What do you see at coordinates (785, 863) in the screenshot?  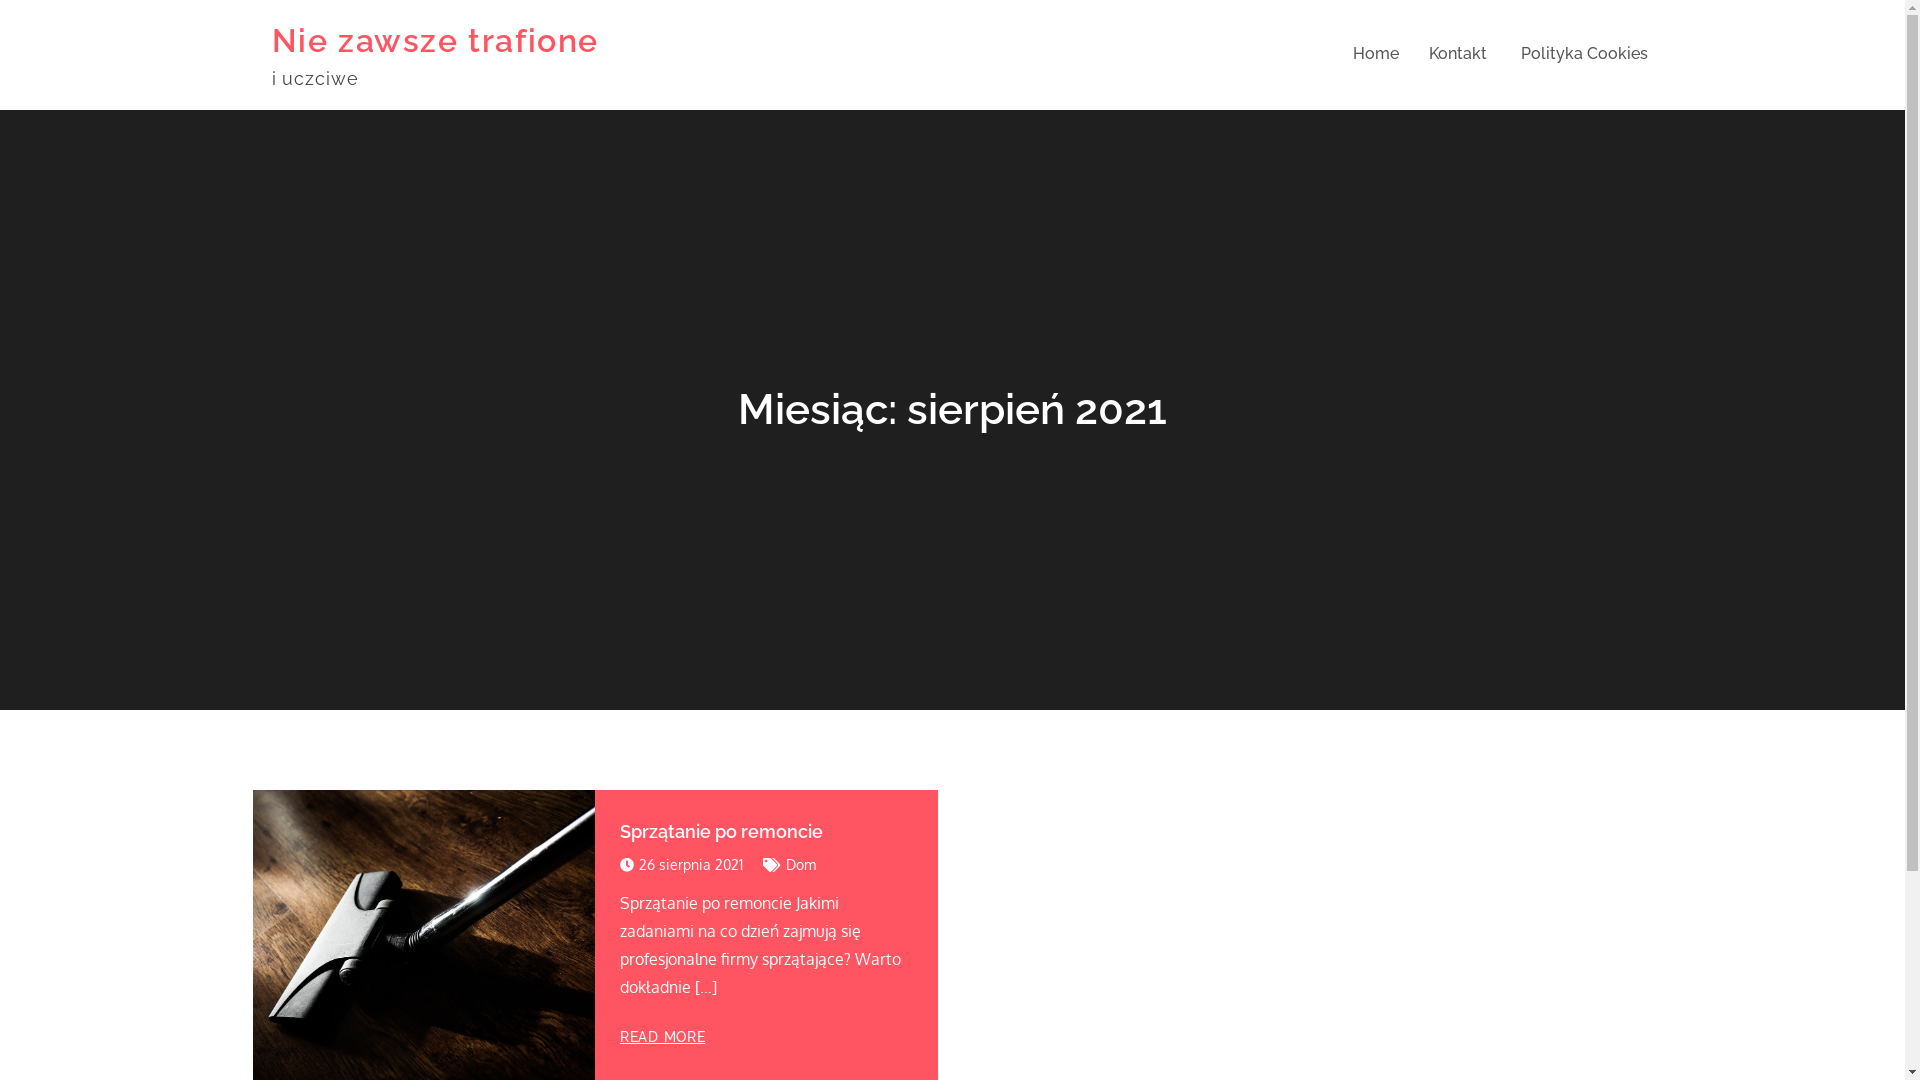 I see `'Dom'` at bounding box center [785, 863].